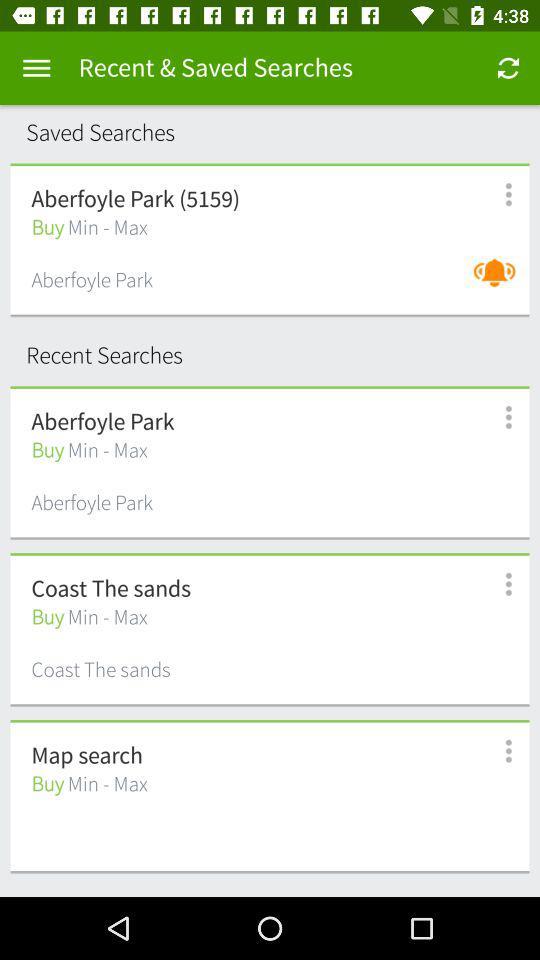 The image size is (540, 960). I want to click on map search, so click(86, 755).